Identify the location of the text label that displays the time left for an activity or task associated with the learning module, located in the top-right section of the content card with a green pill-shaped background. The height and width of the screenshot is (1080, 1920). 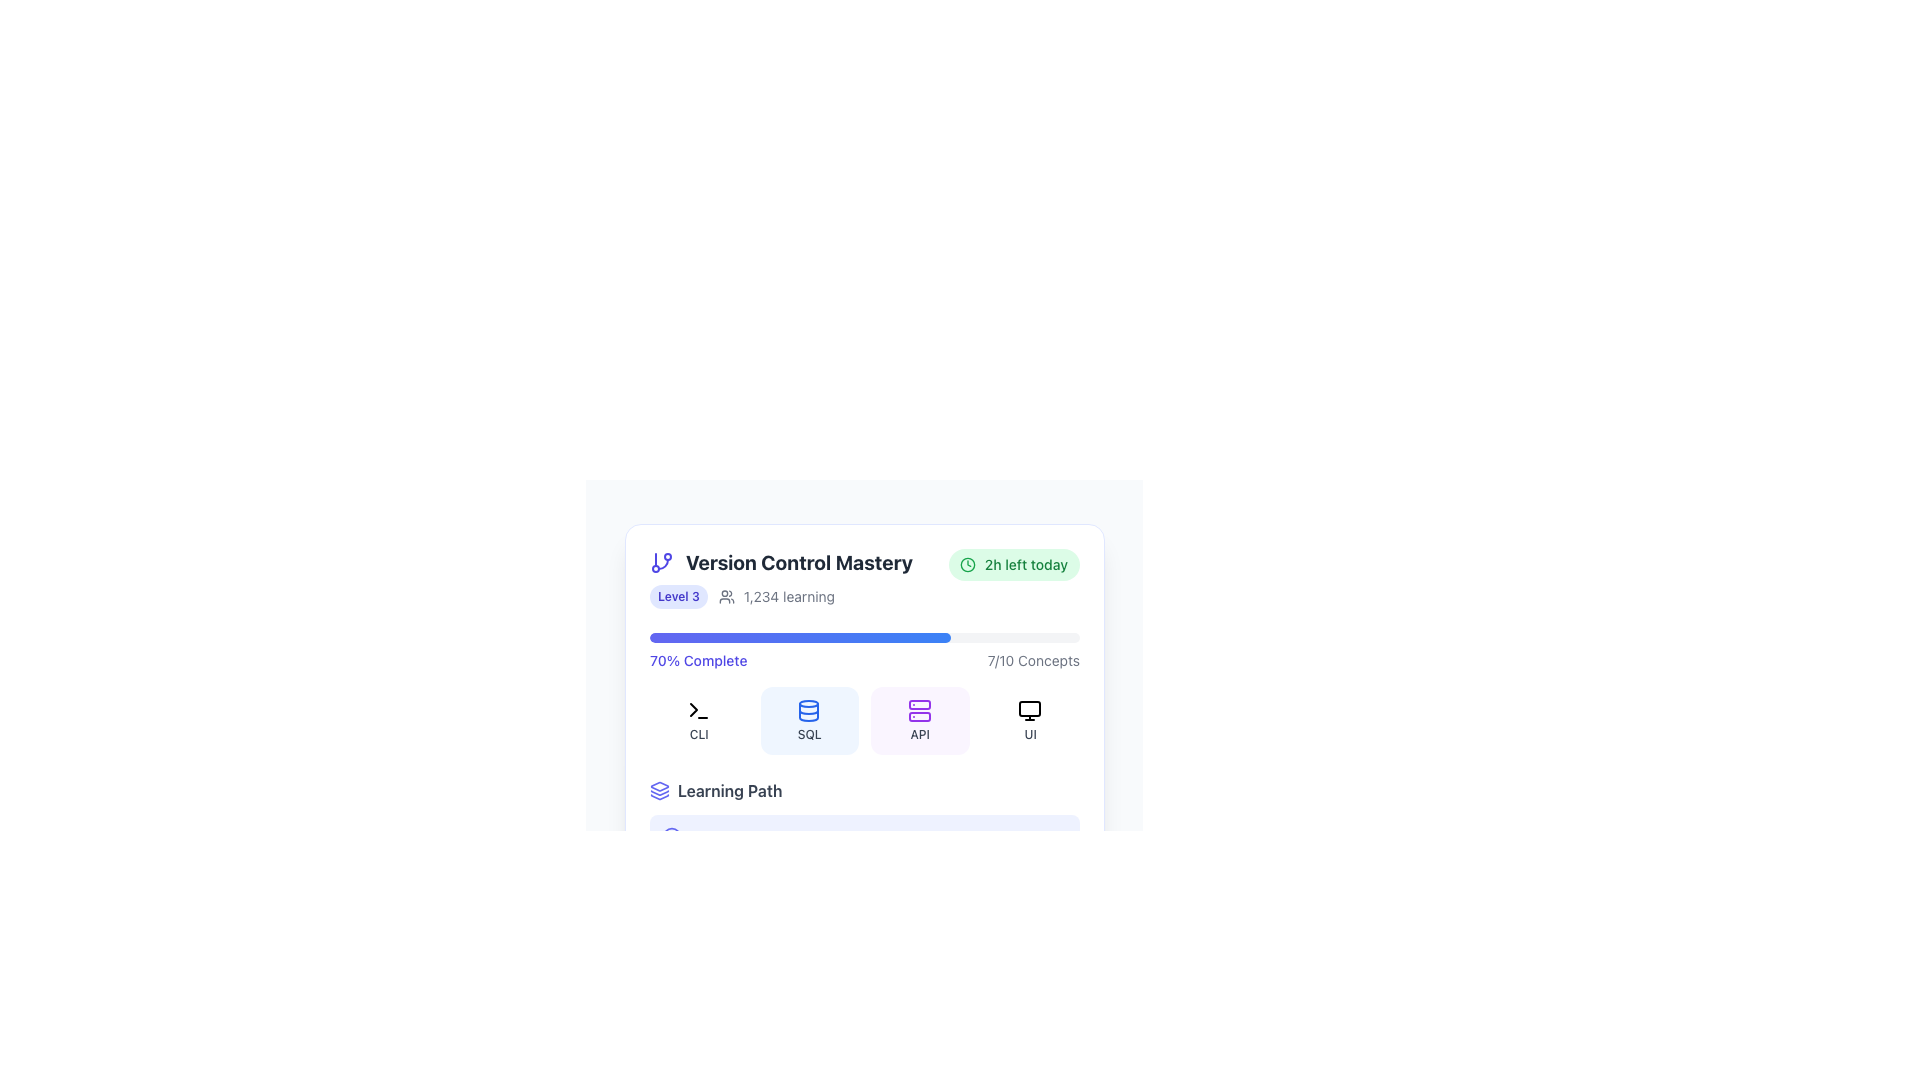
(1025, 564).